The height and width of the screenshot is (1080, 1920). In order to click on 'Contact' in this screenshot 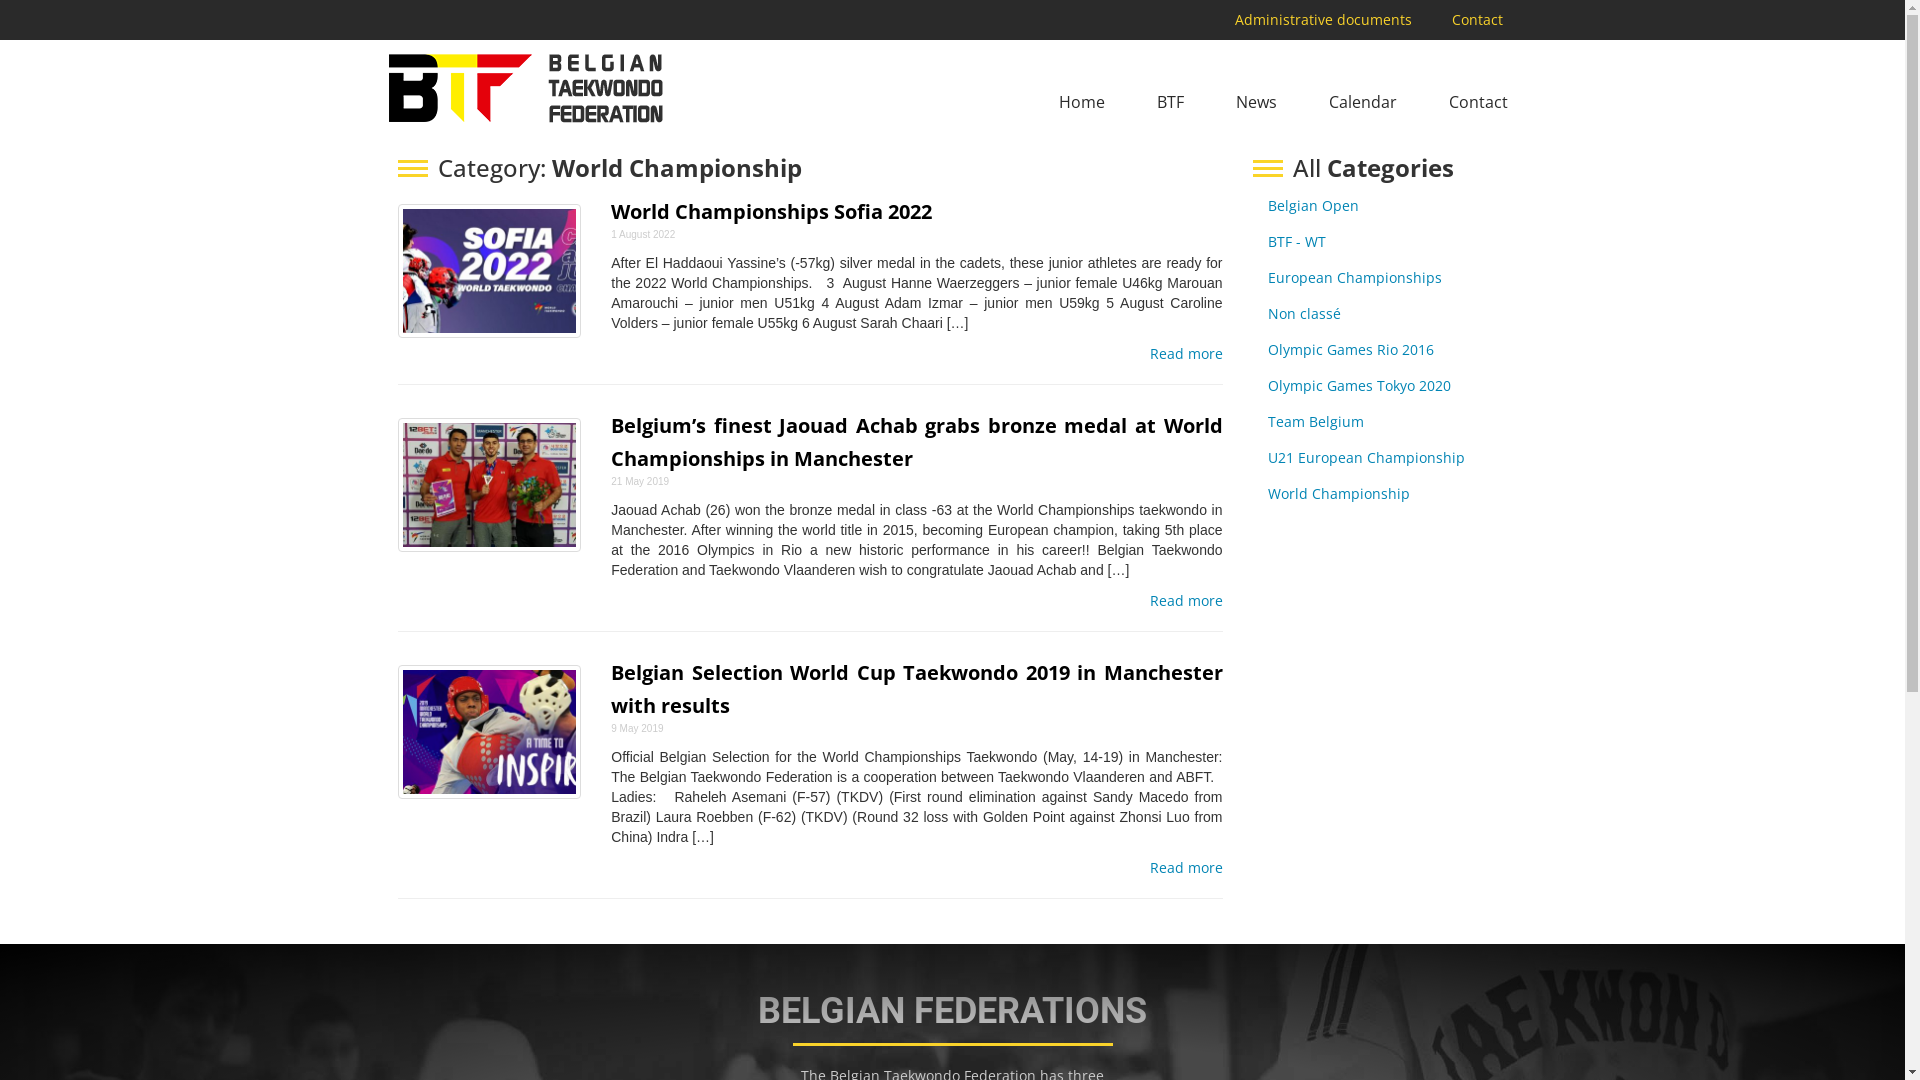, I will do `click(1476, 19)`.